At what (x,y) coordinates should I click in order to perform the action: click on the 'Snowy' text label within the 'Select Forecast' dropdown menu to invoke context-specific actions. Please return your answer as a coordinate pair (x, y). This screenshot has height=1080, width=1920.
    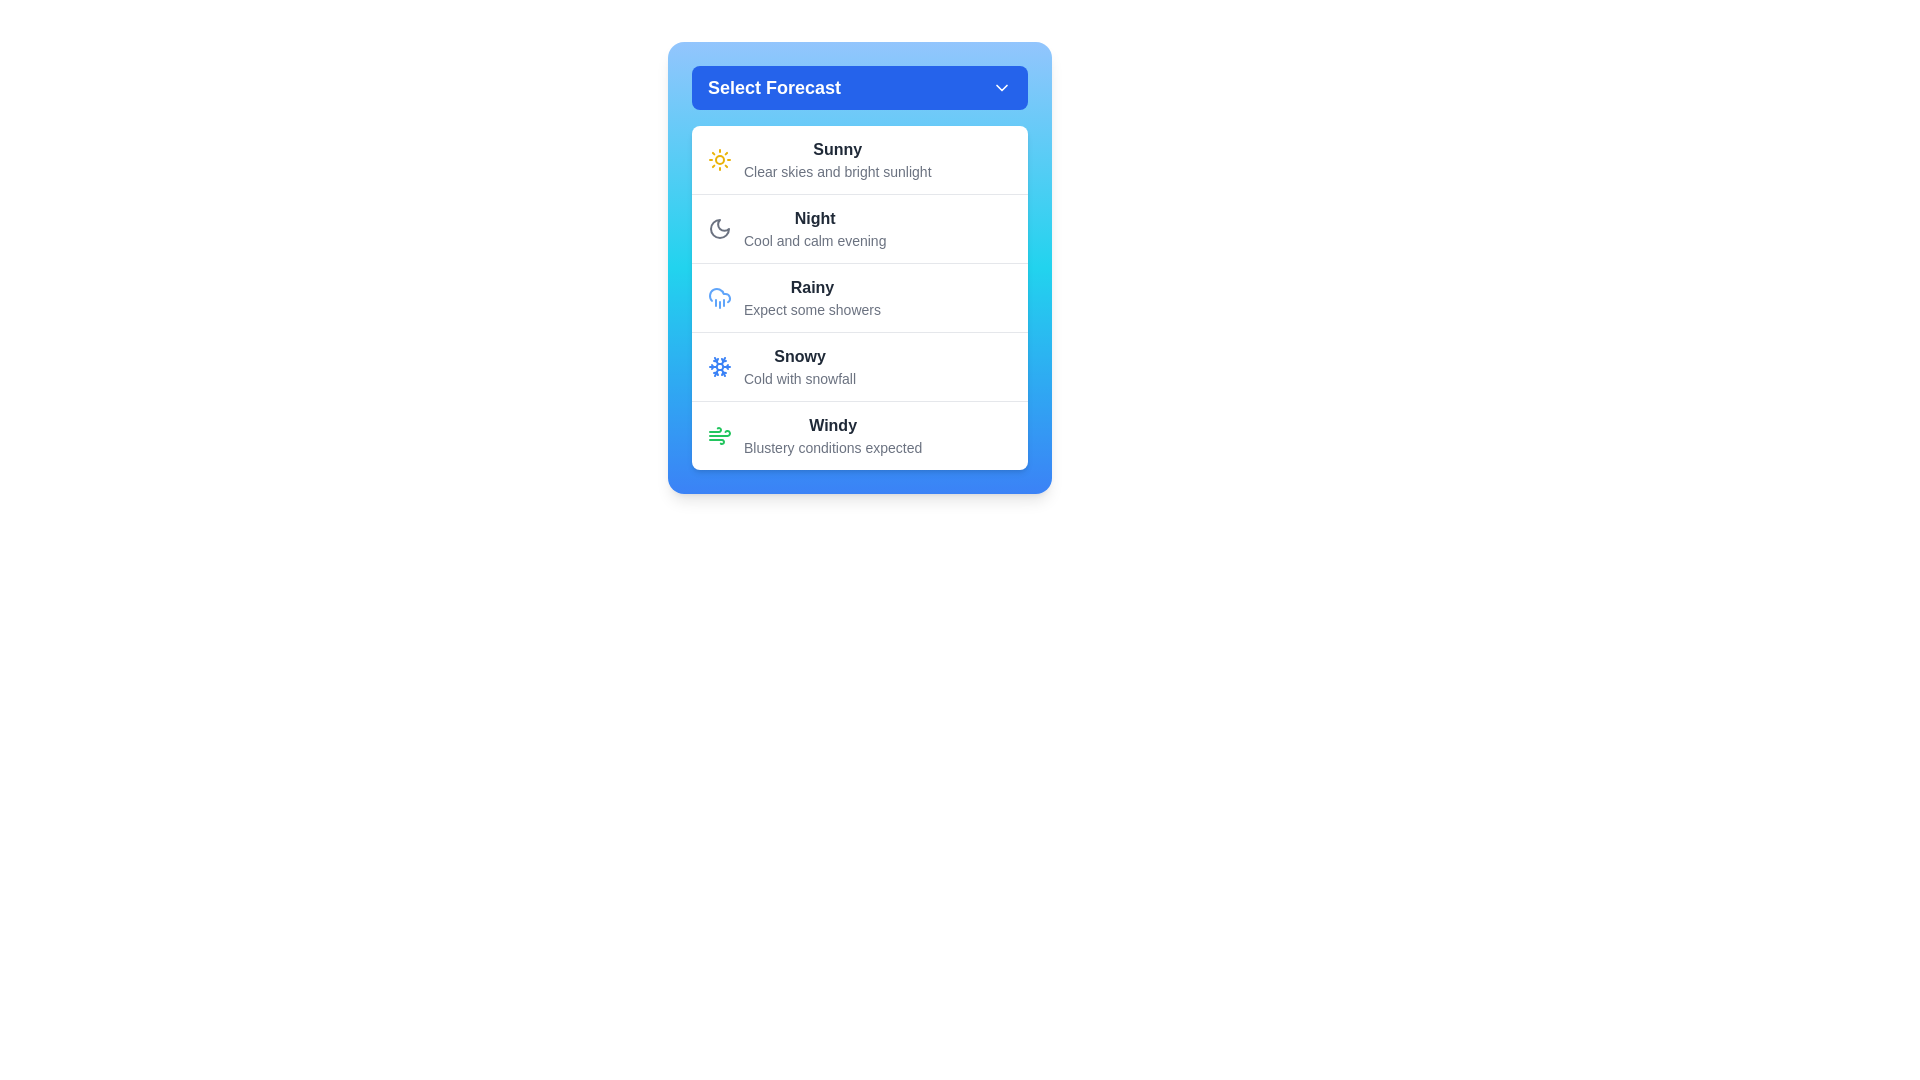
    Looking at the image, I should click on (800, 356).